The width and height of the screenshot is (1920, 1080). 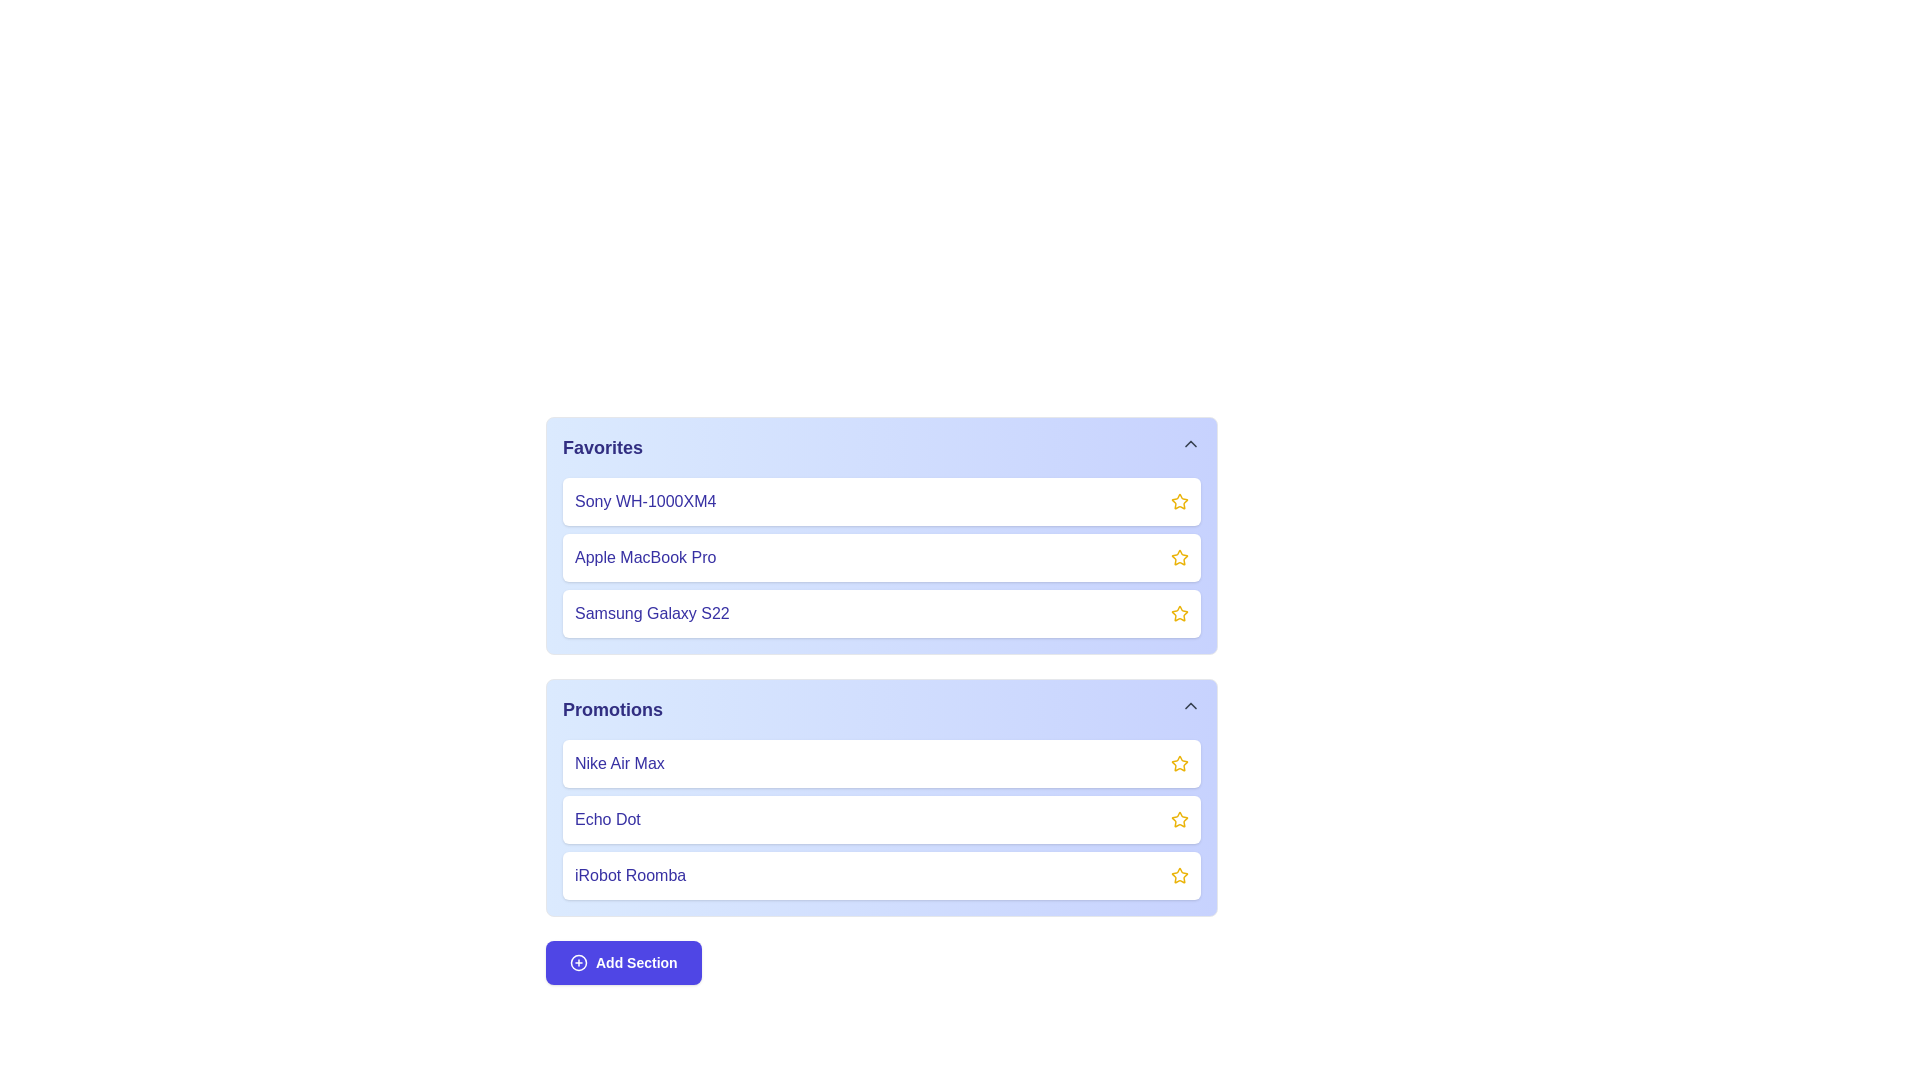 I want to click on 'Add Section' button to add a new section, so click(x=622, y=962).